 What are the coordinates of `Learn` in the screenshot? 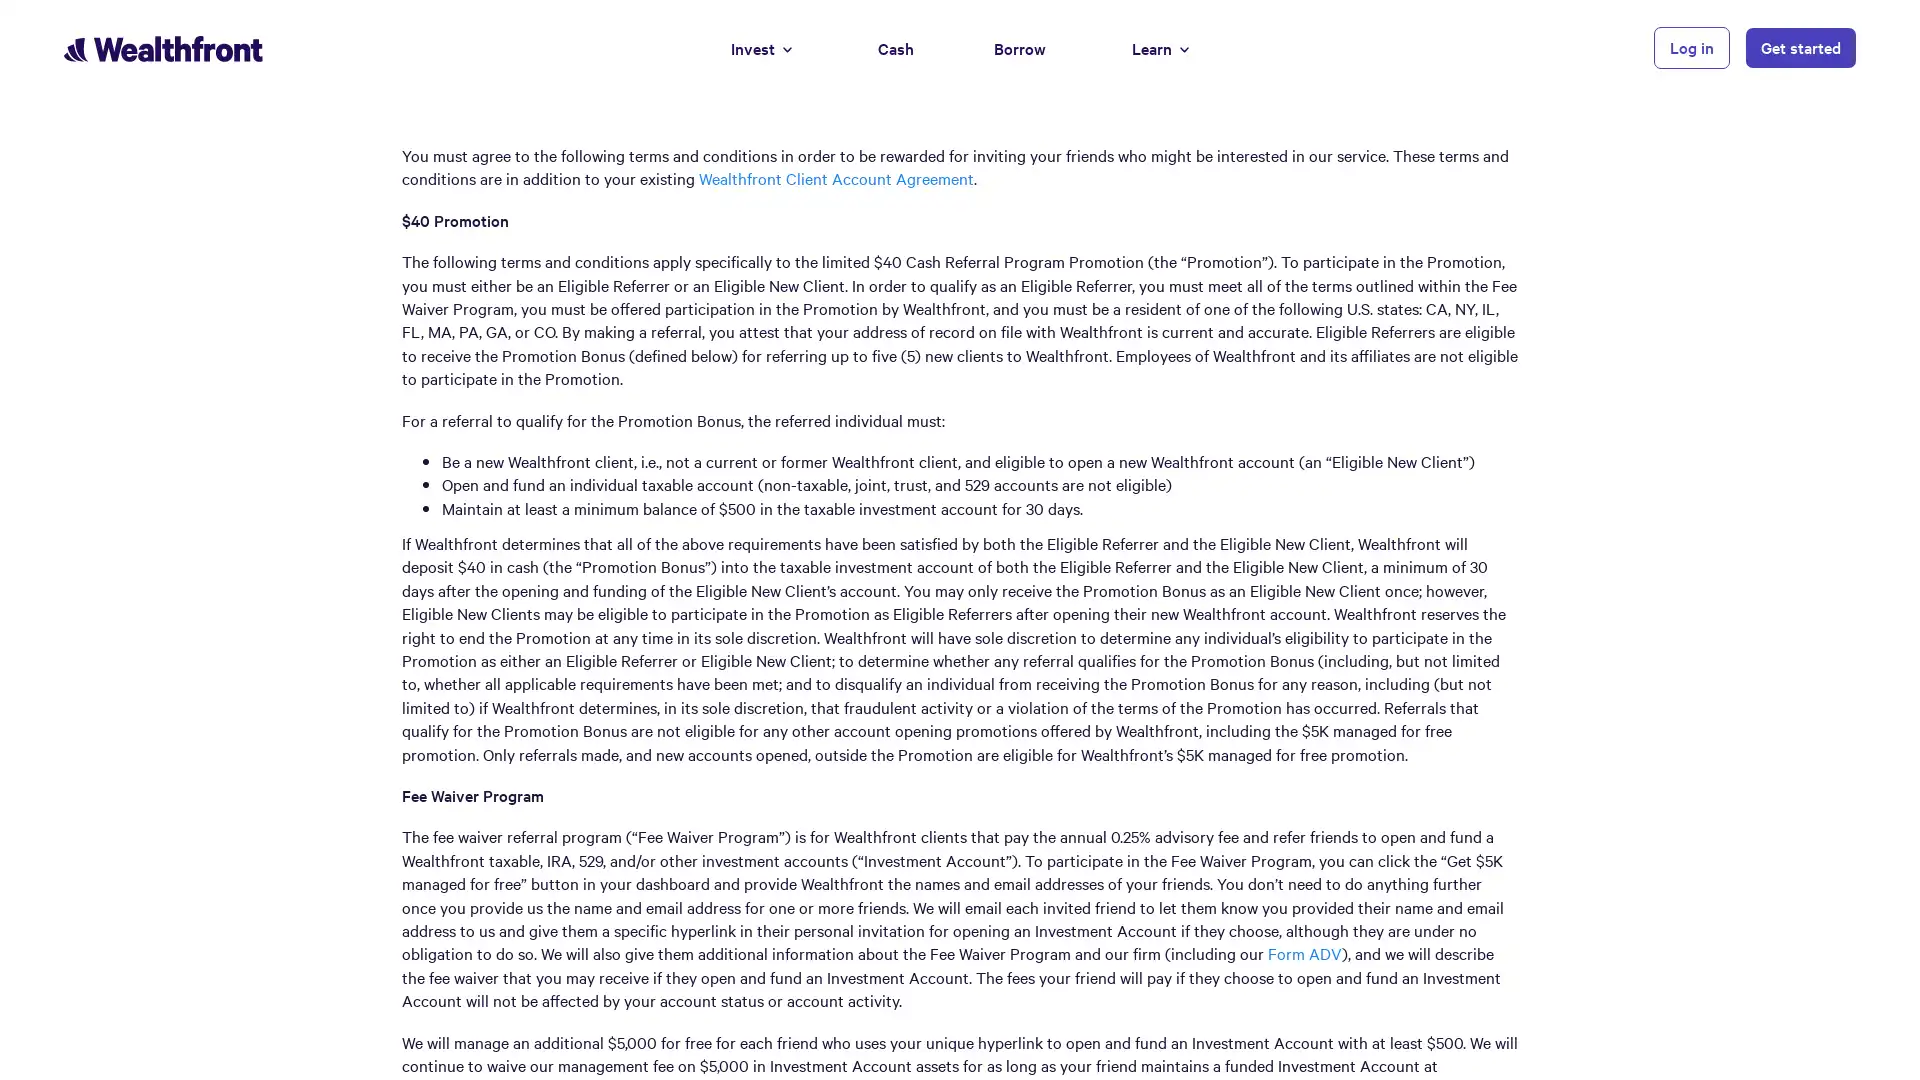 It's located at (1160, 46).